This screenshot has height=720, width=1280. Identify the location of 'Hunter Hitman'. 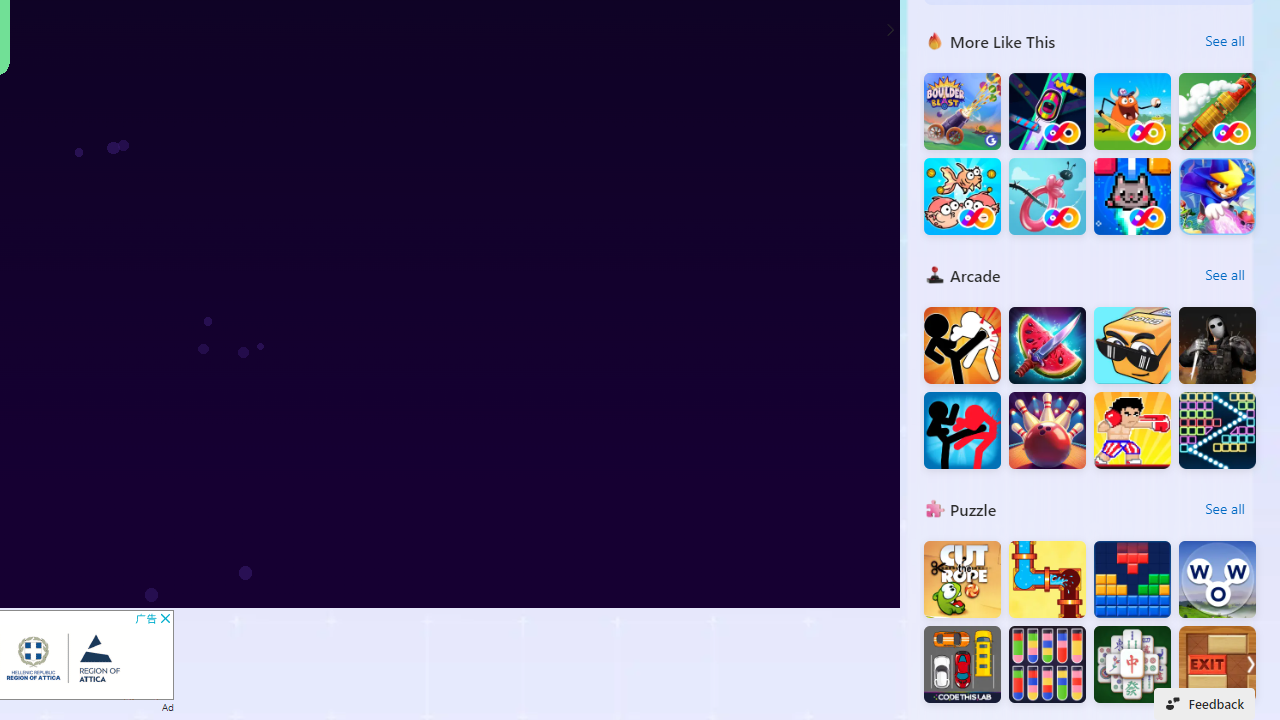
(1216, 344).